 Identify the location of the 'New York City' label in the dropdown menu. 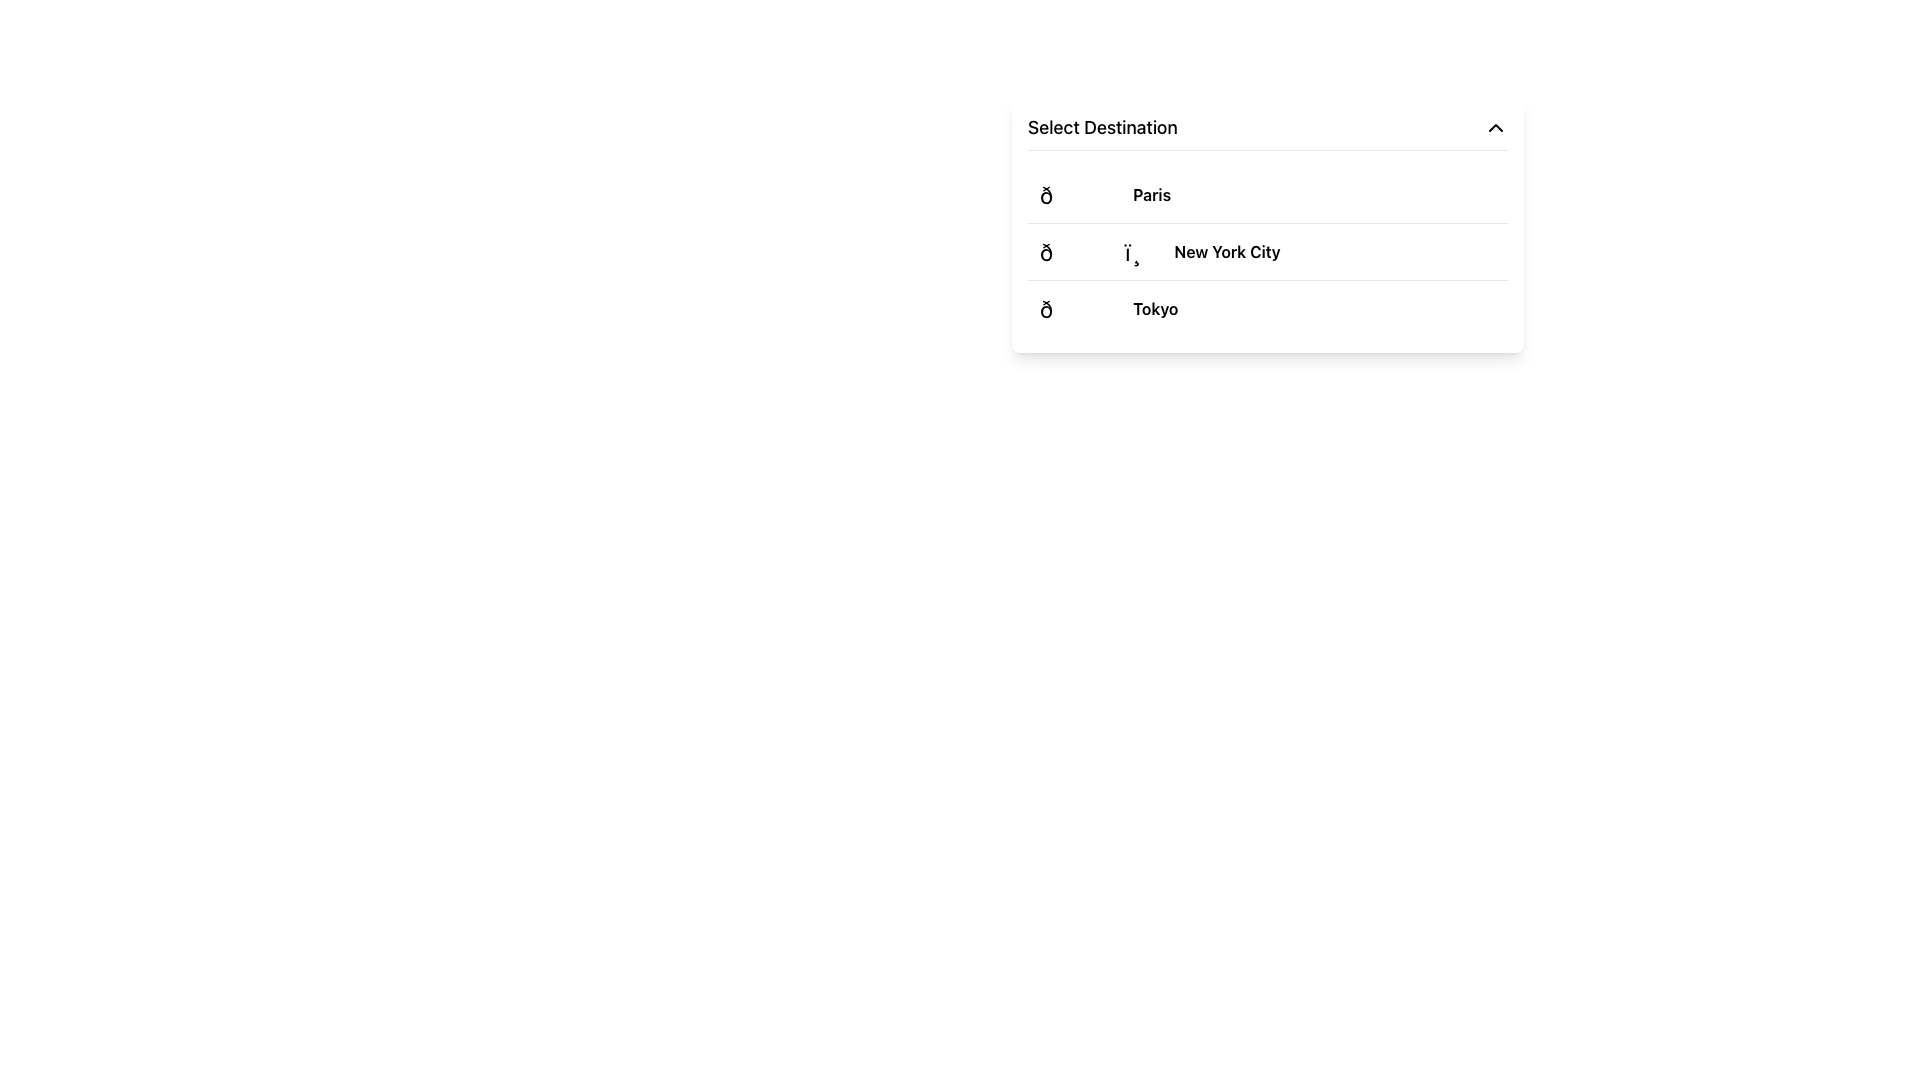
(1226, 250).